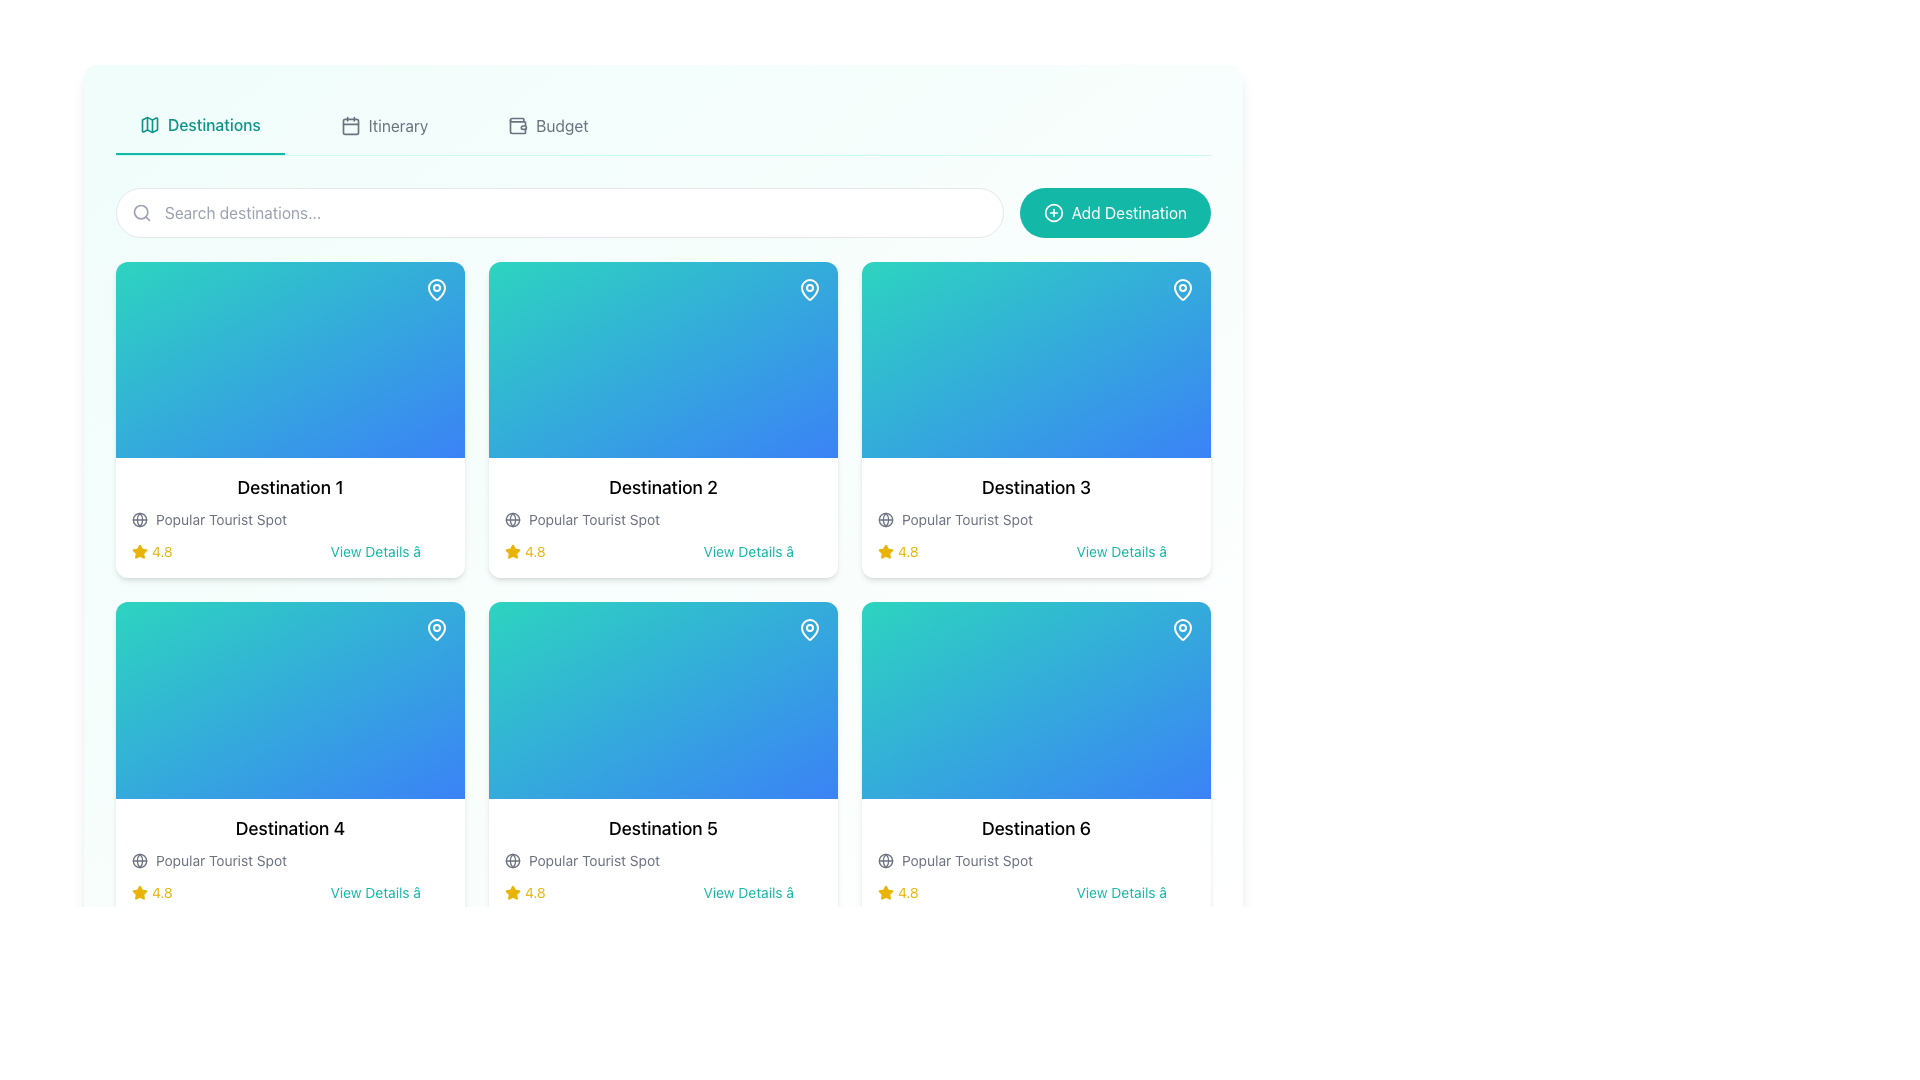  Describe the element at coordinates (663, 488) in the screenshot. I see `the static text label displaying 'Destination 2', which is positioned in the center of its card in the Destinations section` at that location.